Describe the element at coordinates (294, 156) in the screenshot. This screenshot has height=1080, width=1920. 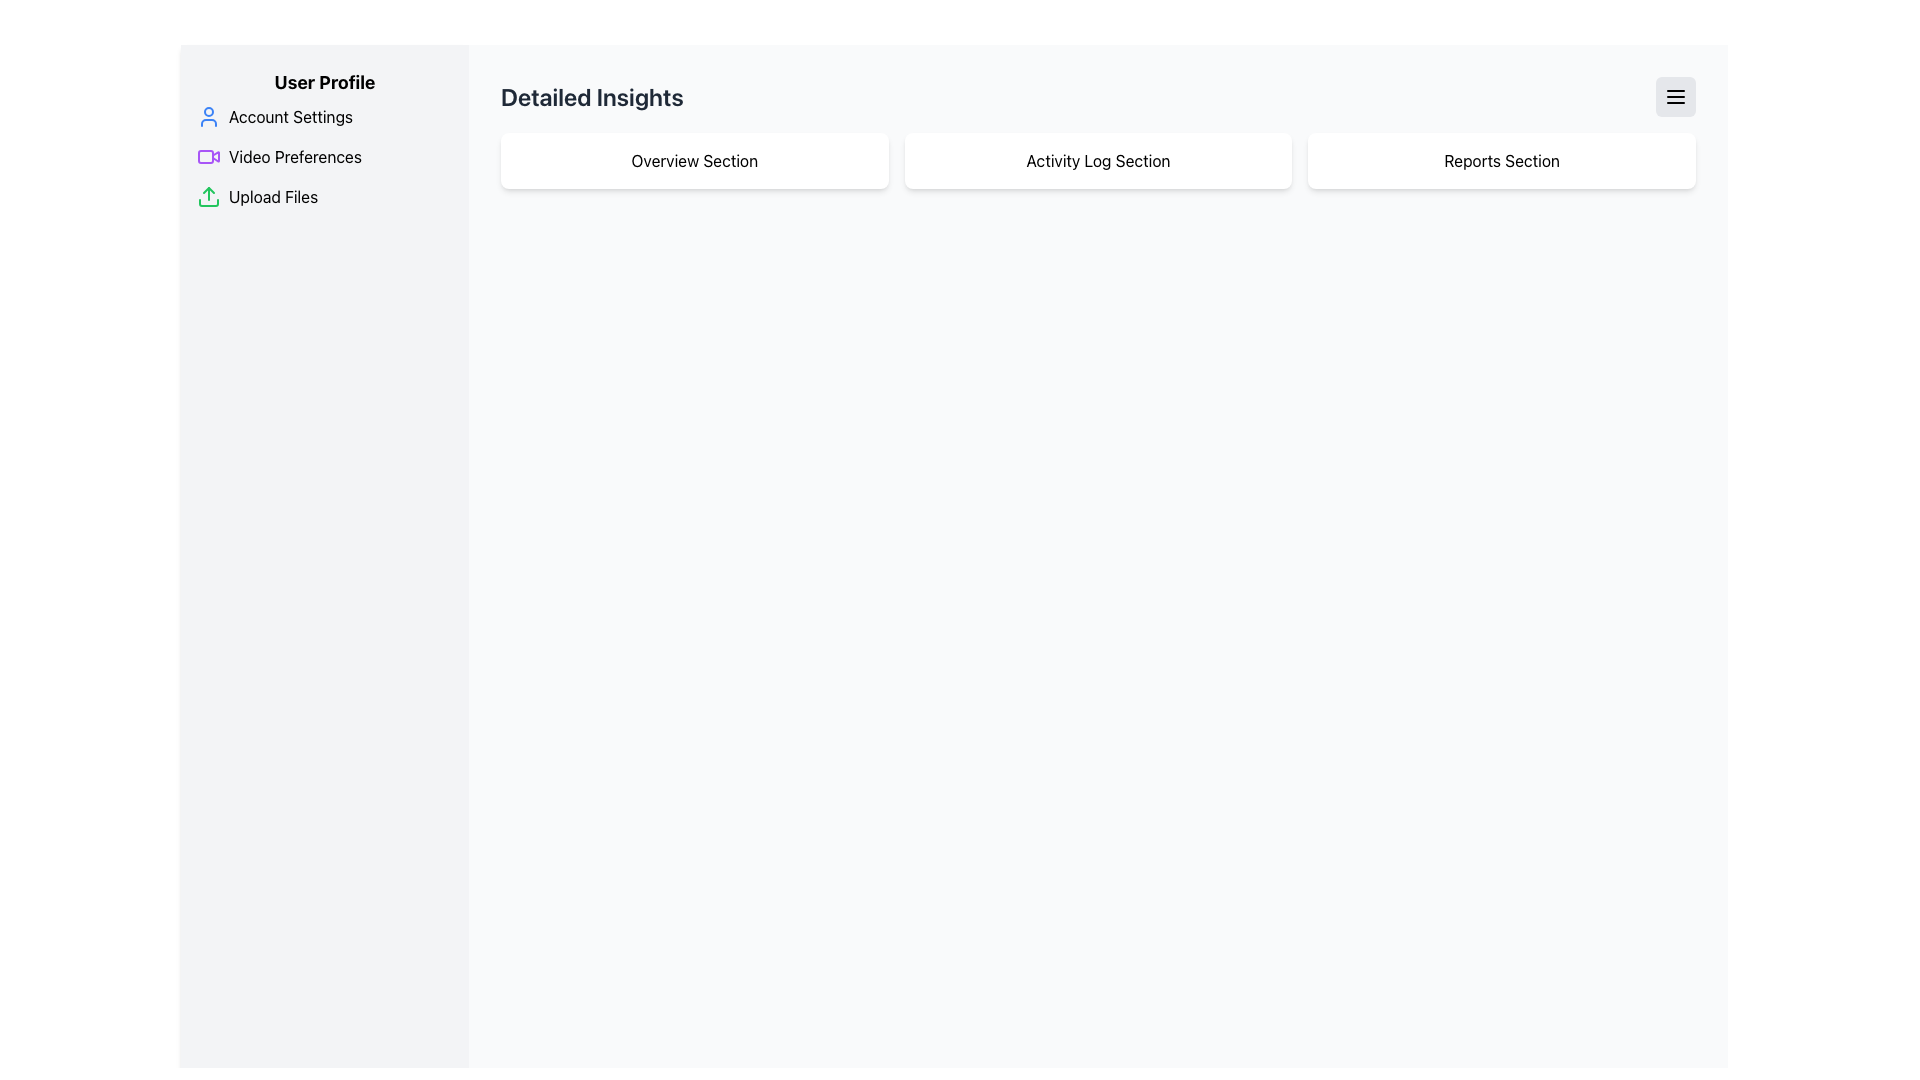
I see `the 'Video Preferences' text label in the vertical navigation menu under 'User Profile'` at that location.